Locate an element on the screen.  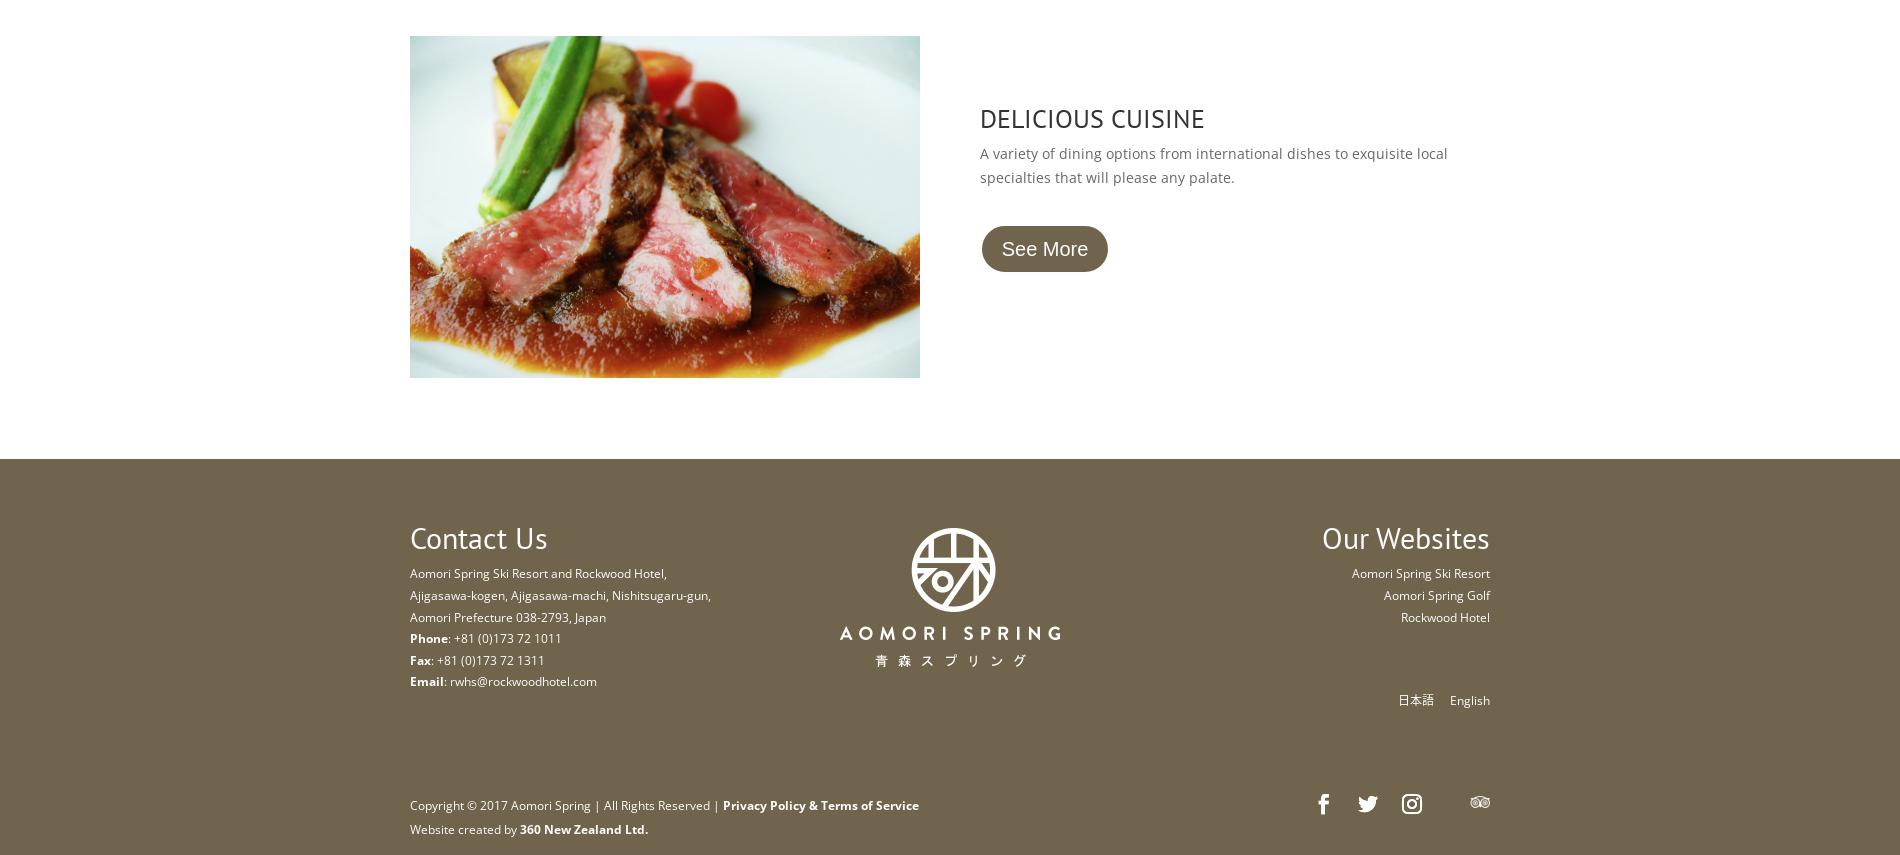
'Our Websites' is located at coordinates (1404, 537).